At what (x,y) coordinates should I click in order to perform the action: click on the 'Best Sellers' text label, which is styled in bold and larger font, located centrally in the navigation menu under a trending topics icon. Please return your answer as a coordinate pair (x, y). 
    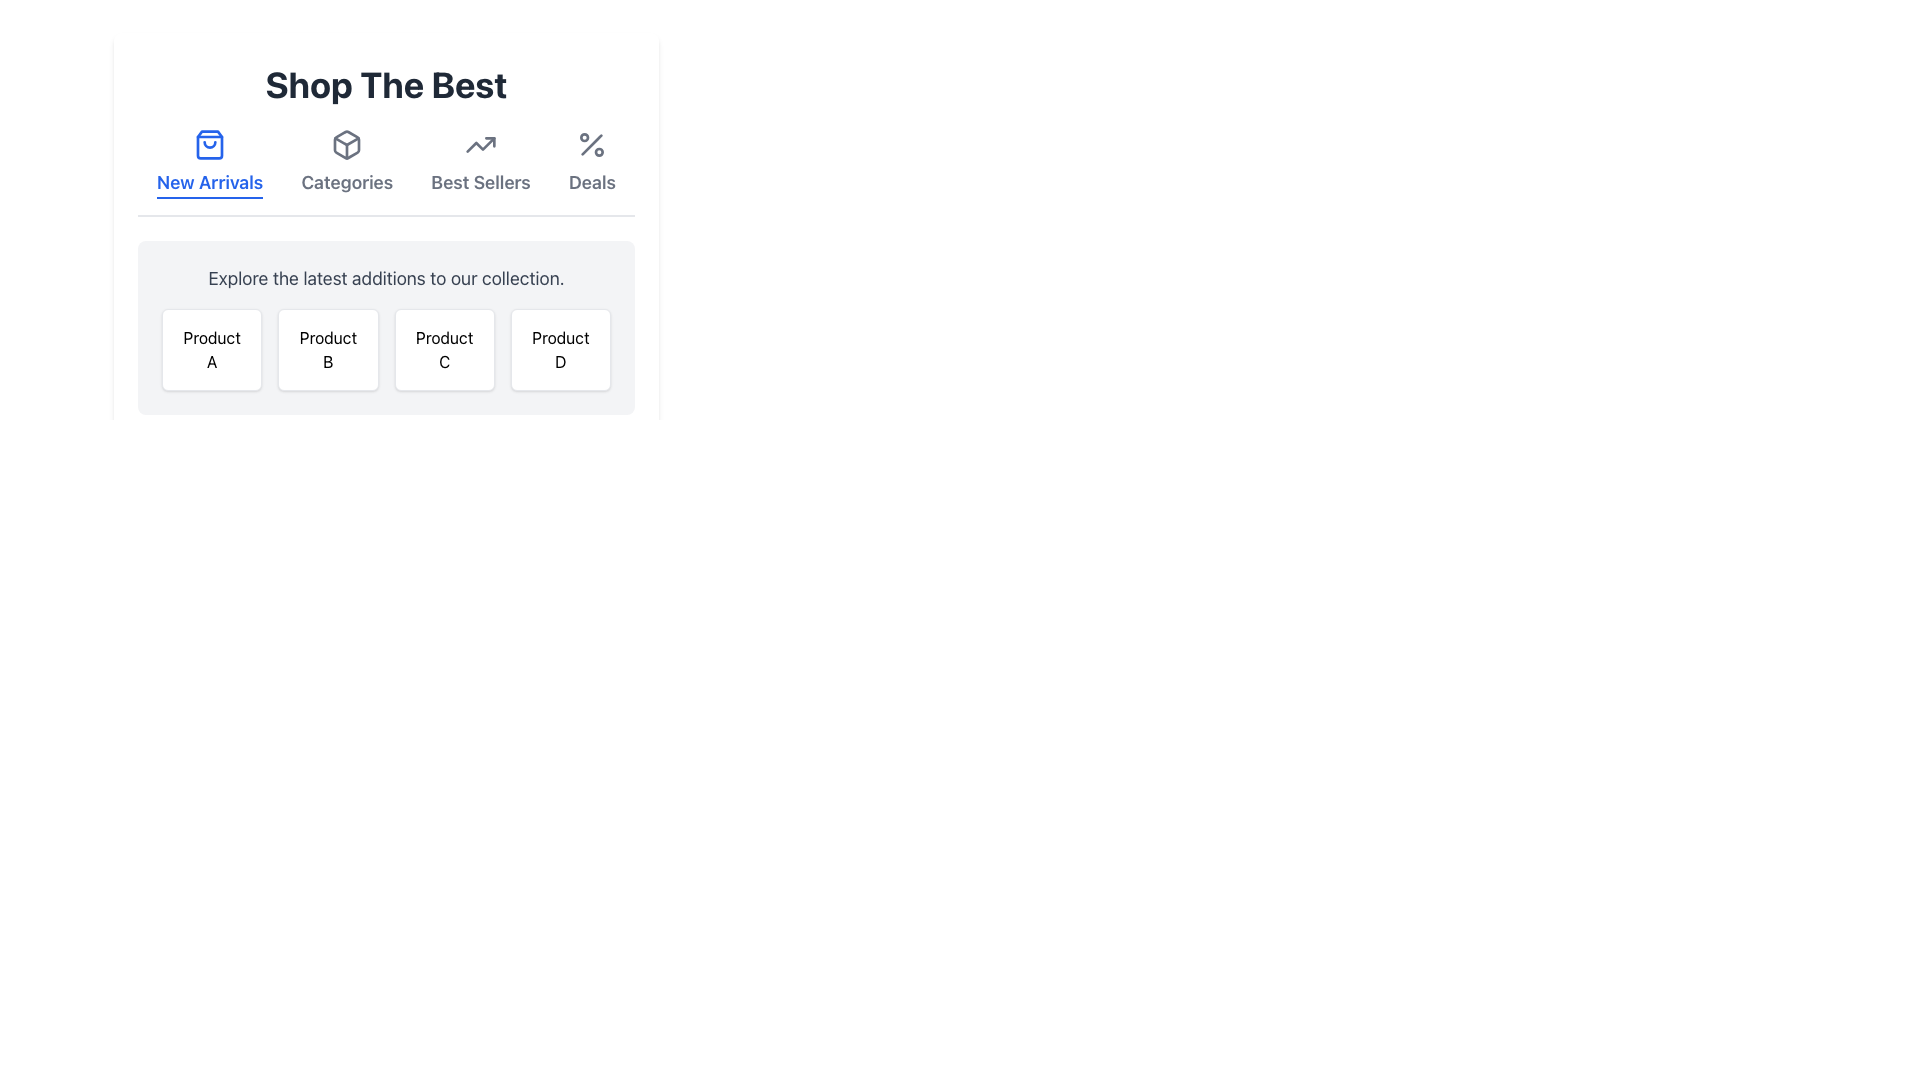
    Looking at the image, I should click on (481, 182).